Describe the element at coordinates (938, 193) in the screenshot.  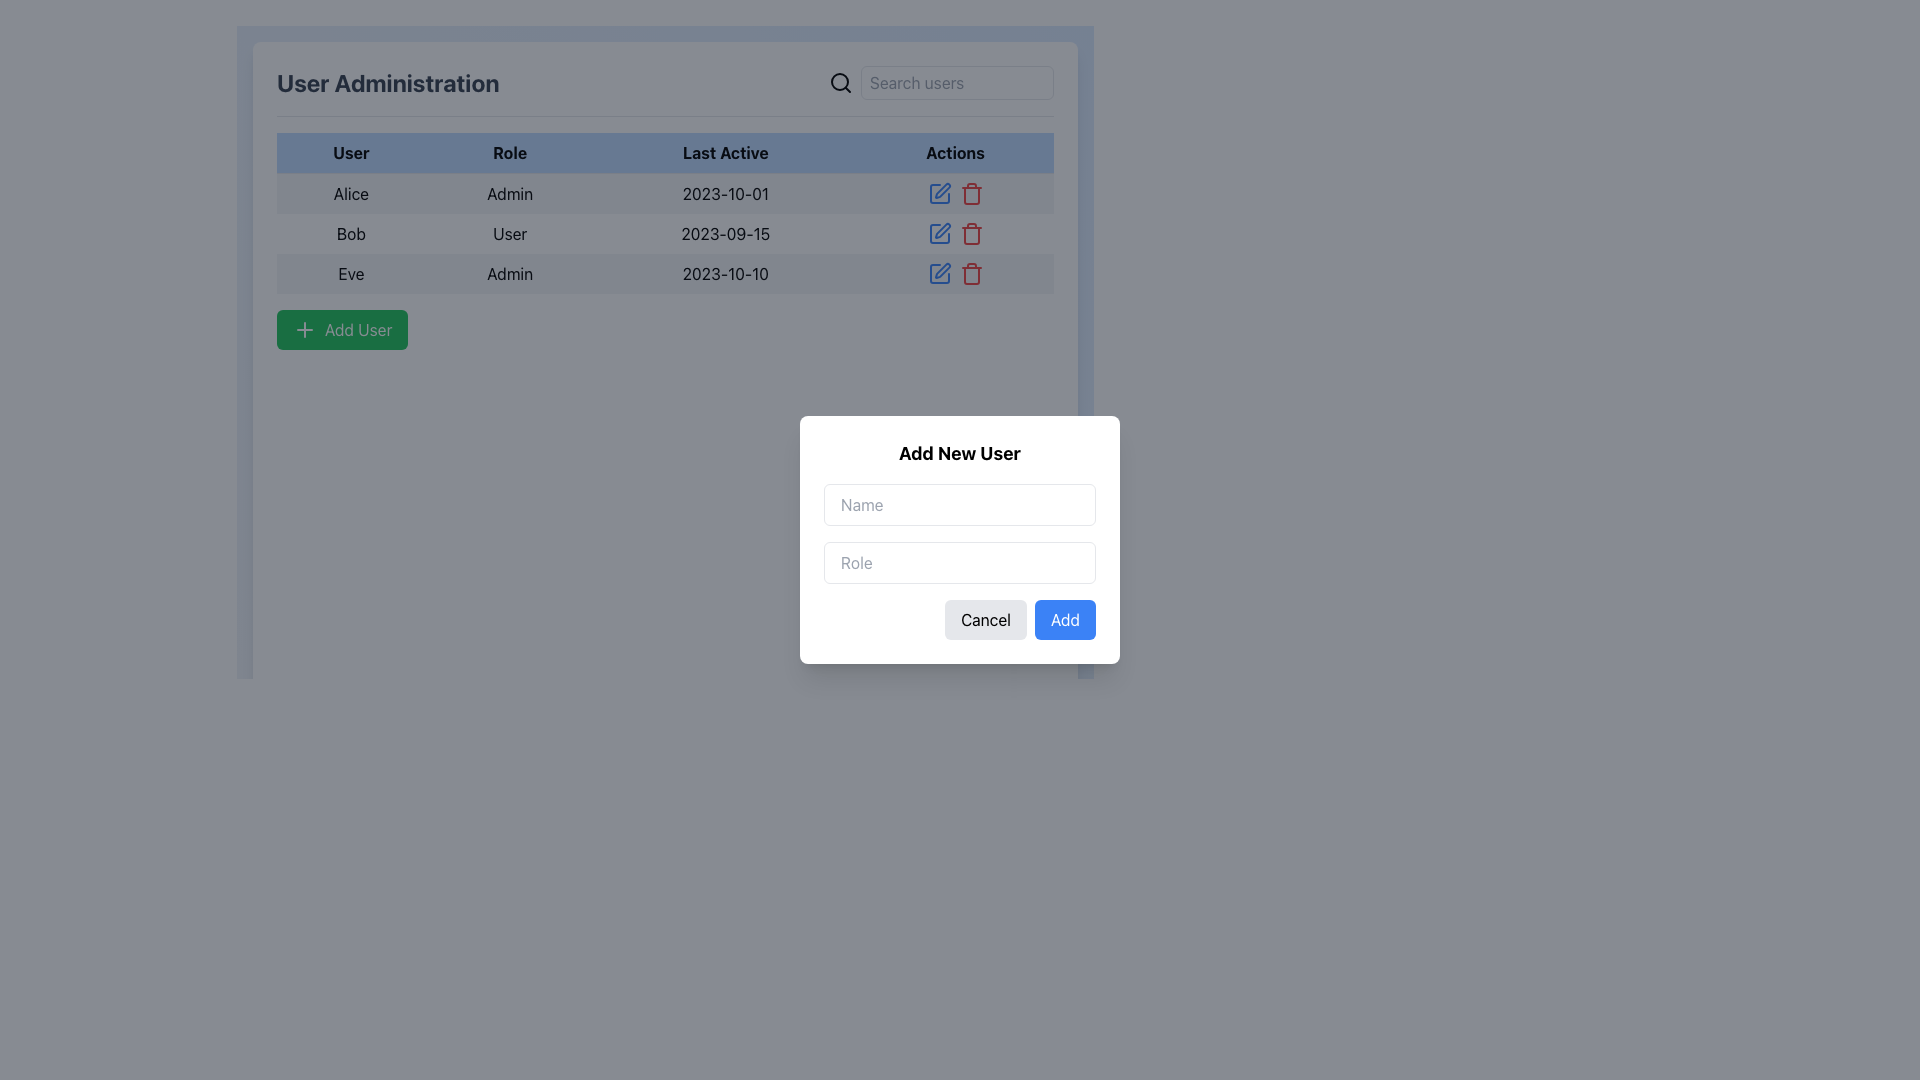
I see `the blue edit icon button in the Actions column of the first row of the user management table` at that location.